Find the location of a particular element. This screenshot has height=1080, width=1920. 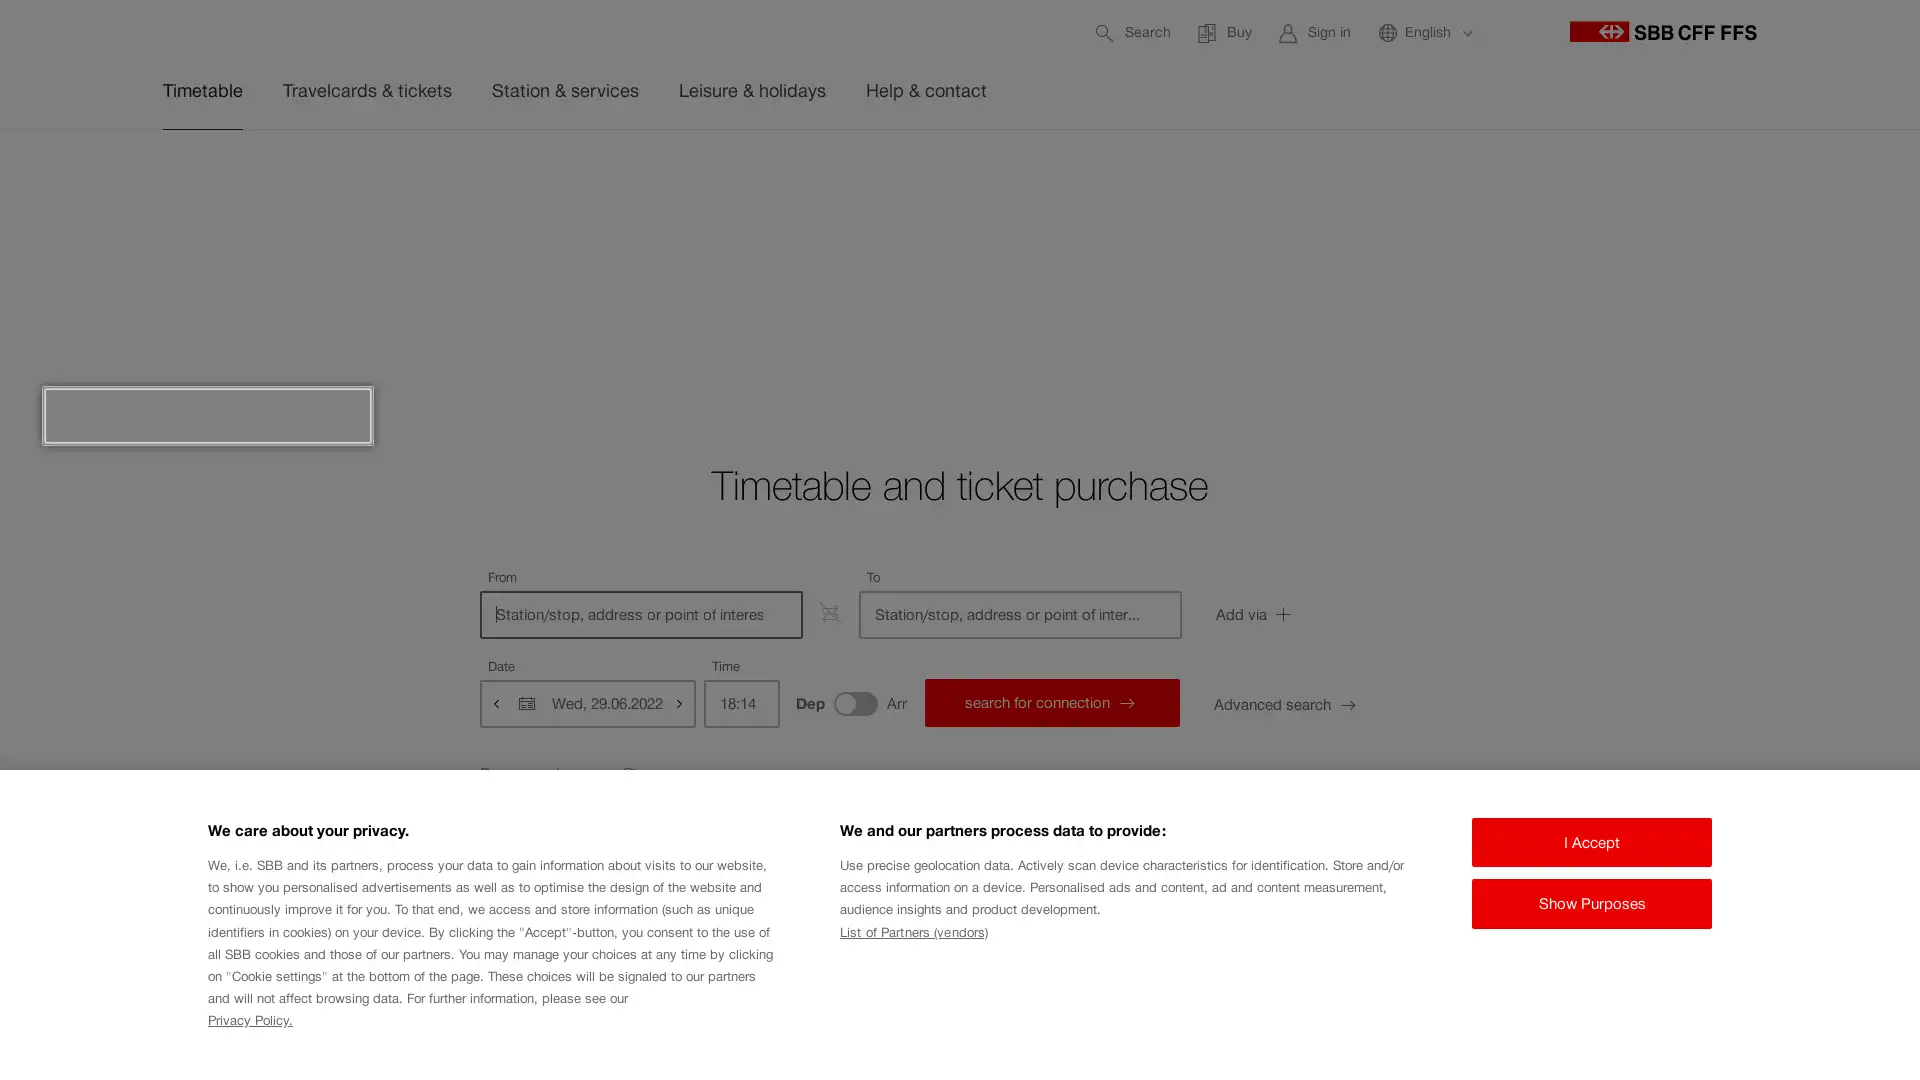

List of Partners (vendors) is located at coordinates (912, 932).